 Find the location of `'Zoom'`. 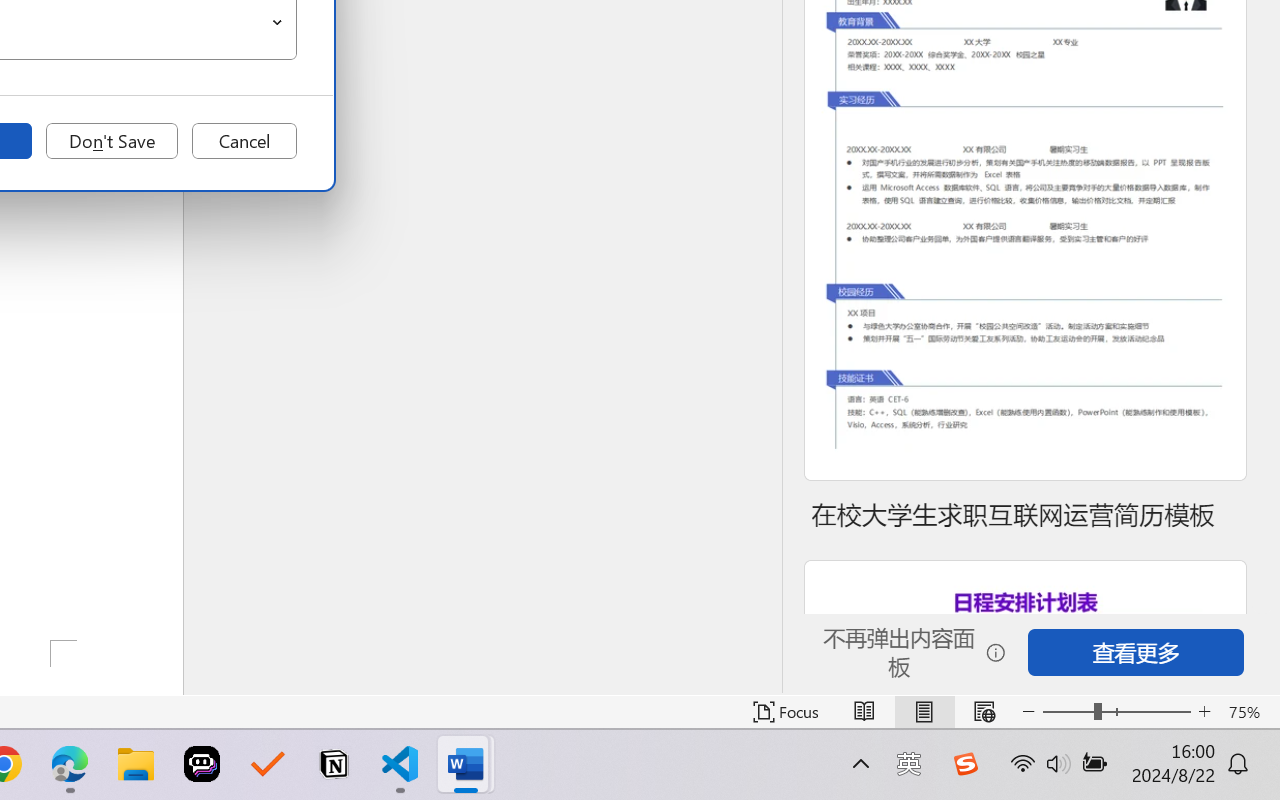

'Zoom' is located at coordinates (1115, 711).